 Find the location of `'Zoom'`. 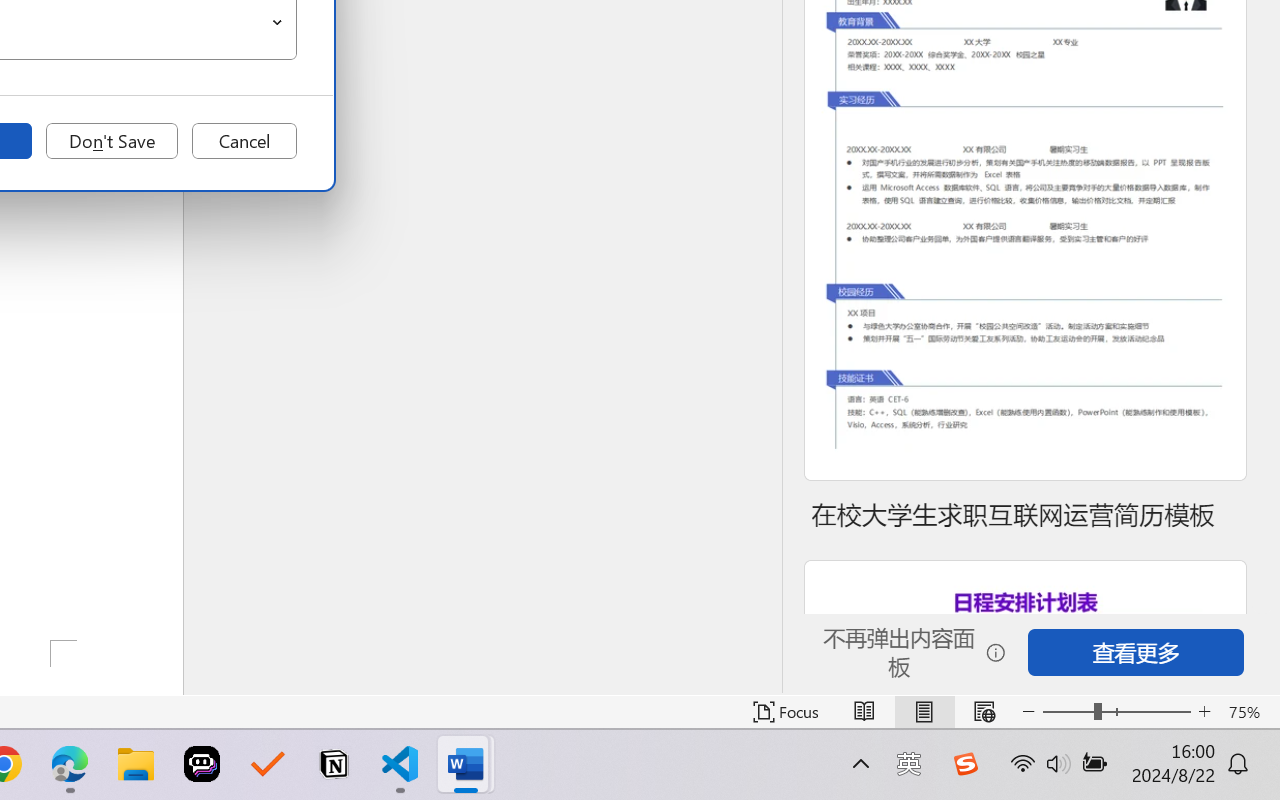

'Zoom' is located at coordinates (1115, 711).